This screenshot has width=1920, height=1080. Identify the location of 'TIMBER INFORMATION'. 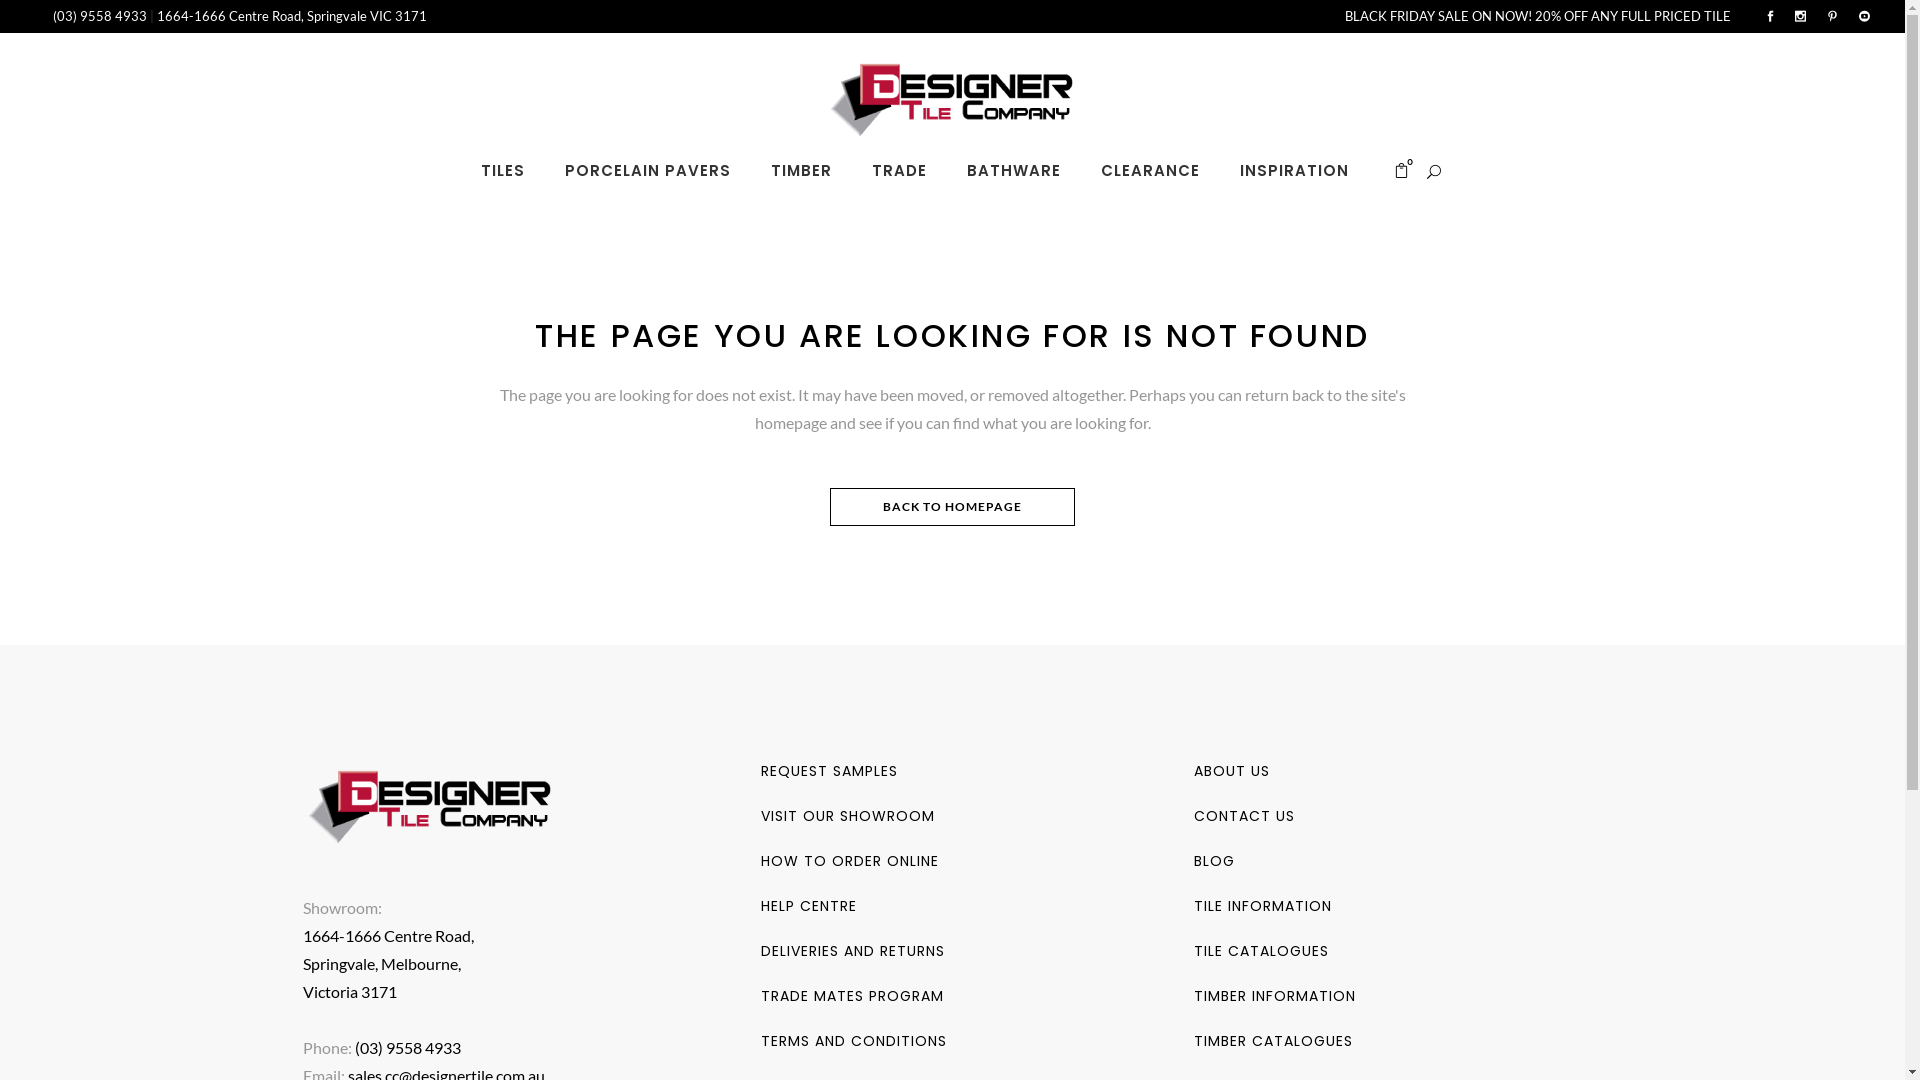
(1274, 995).